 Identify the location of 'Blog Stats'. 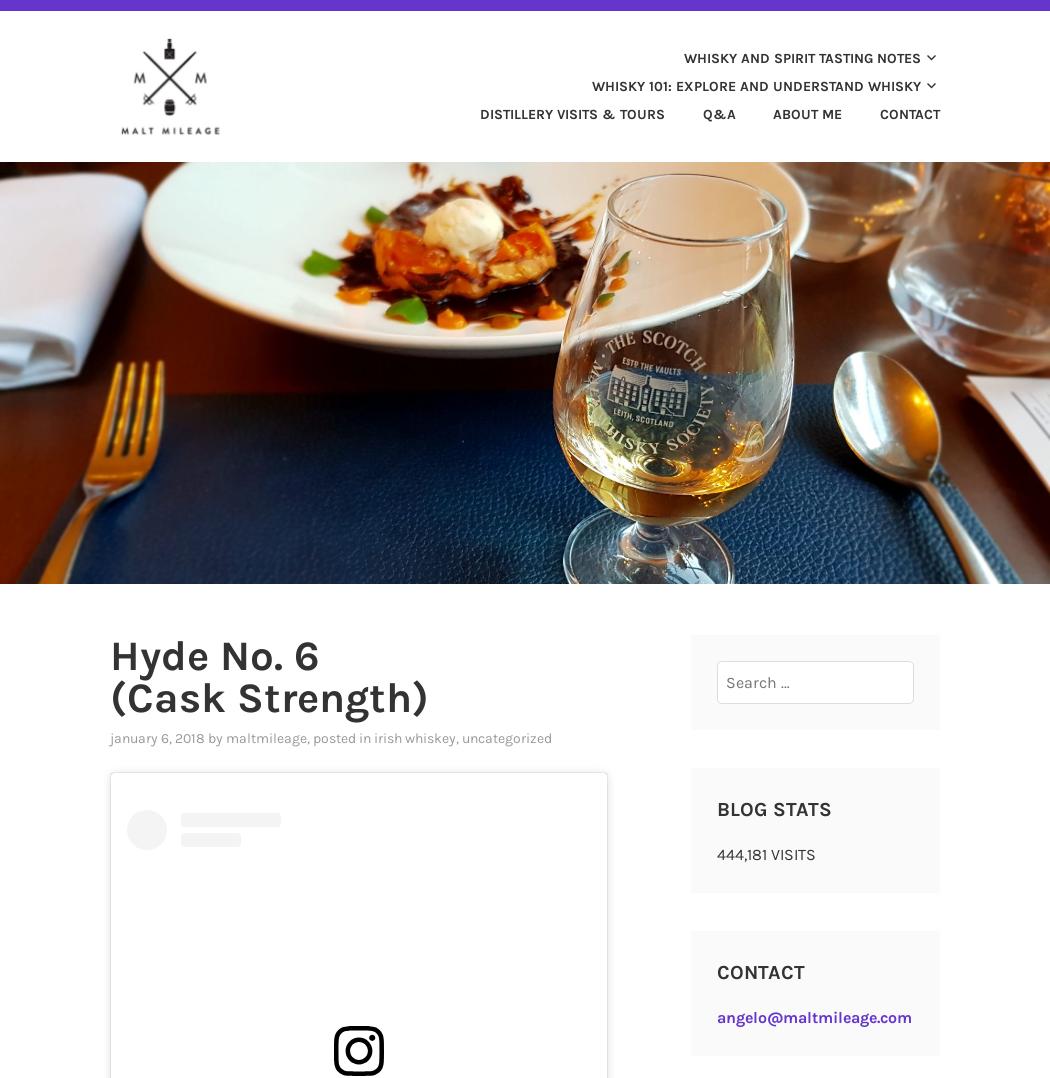
(773, 807).